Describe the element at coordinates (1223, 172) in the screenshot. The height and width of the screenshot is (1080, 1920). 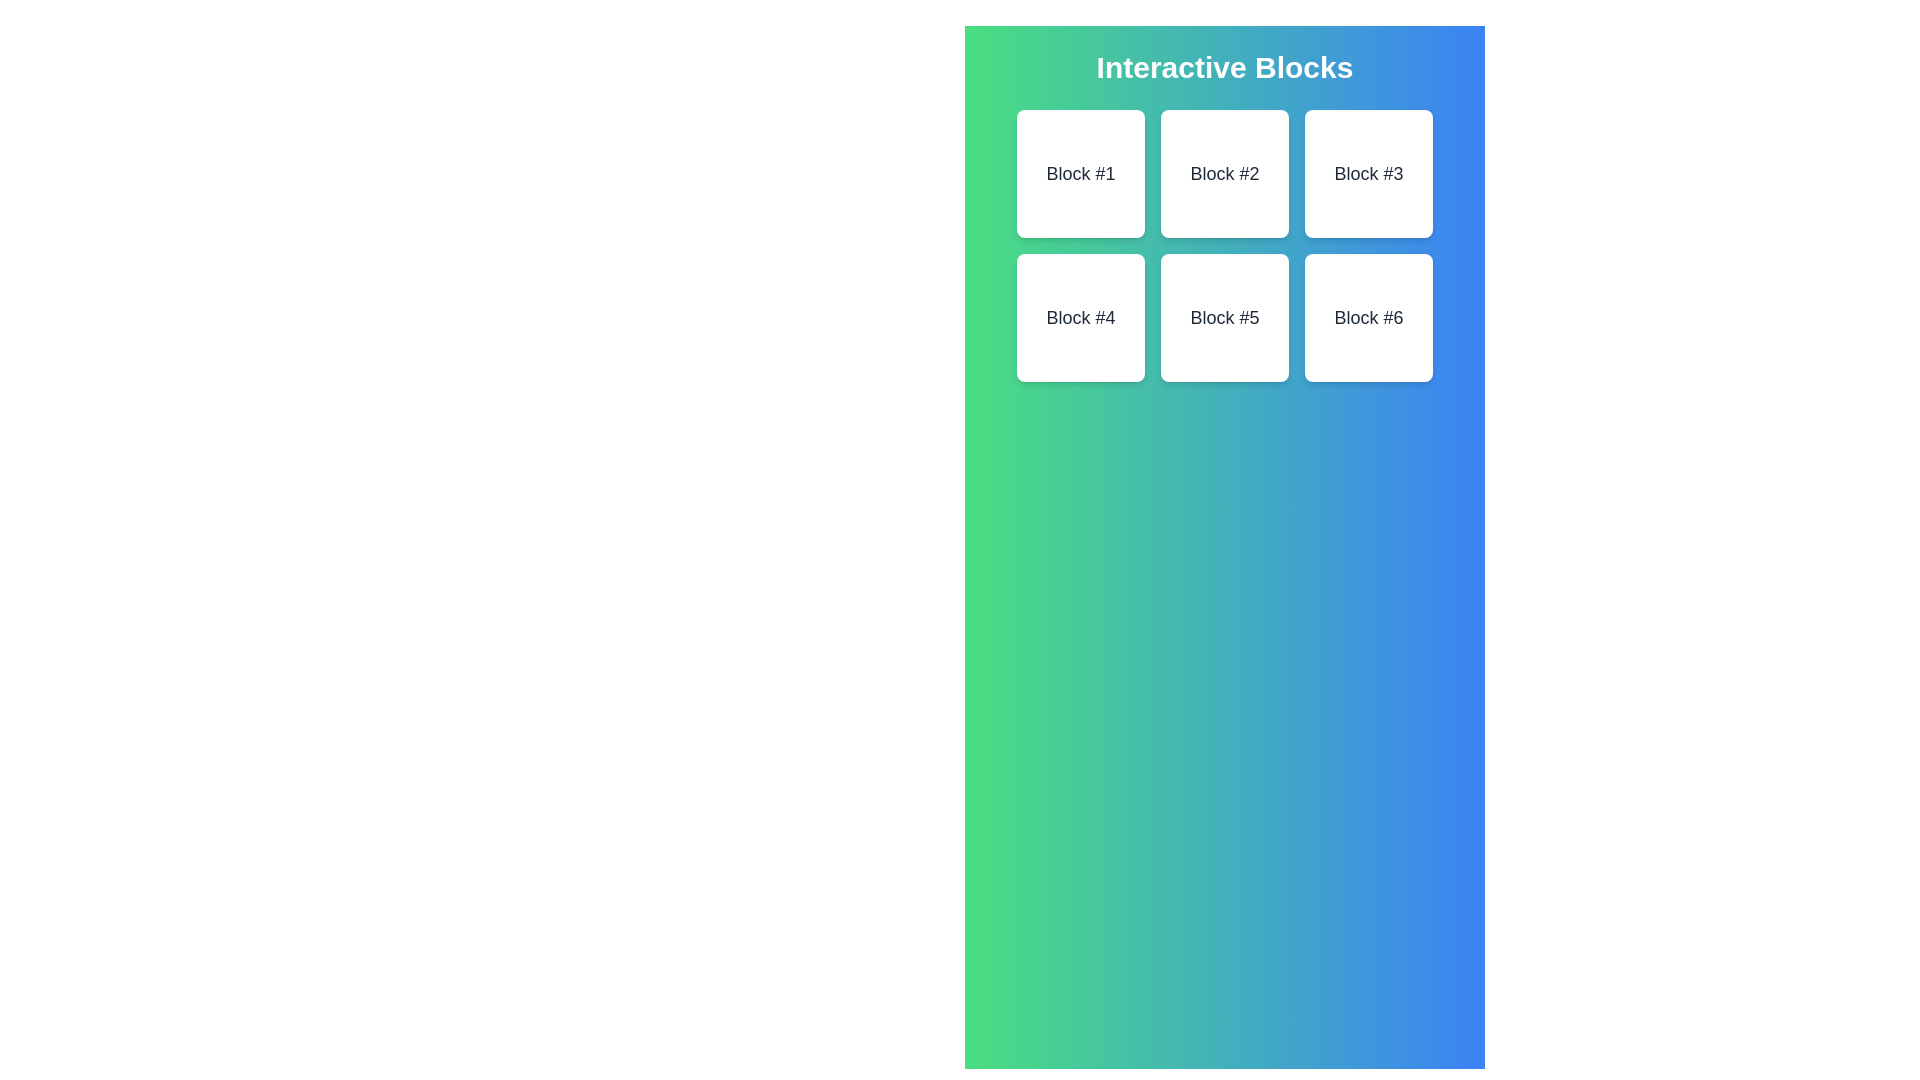
I see `text label that identifies the second block as 'Block #2', which is centered in the top row of a 3x2 grid layout` at that location.